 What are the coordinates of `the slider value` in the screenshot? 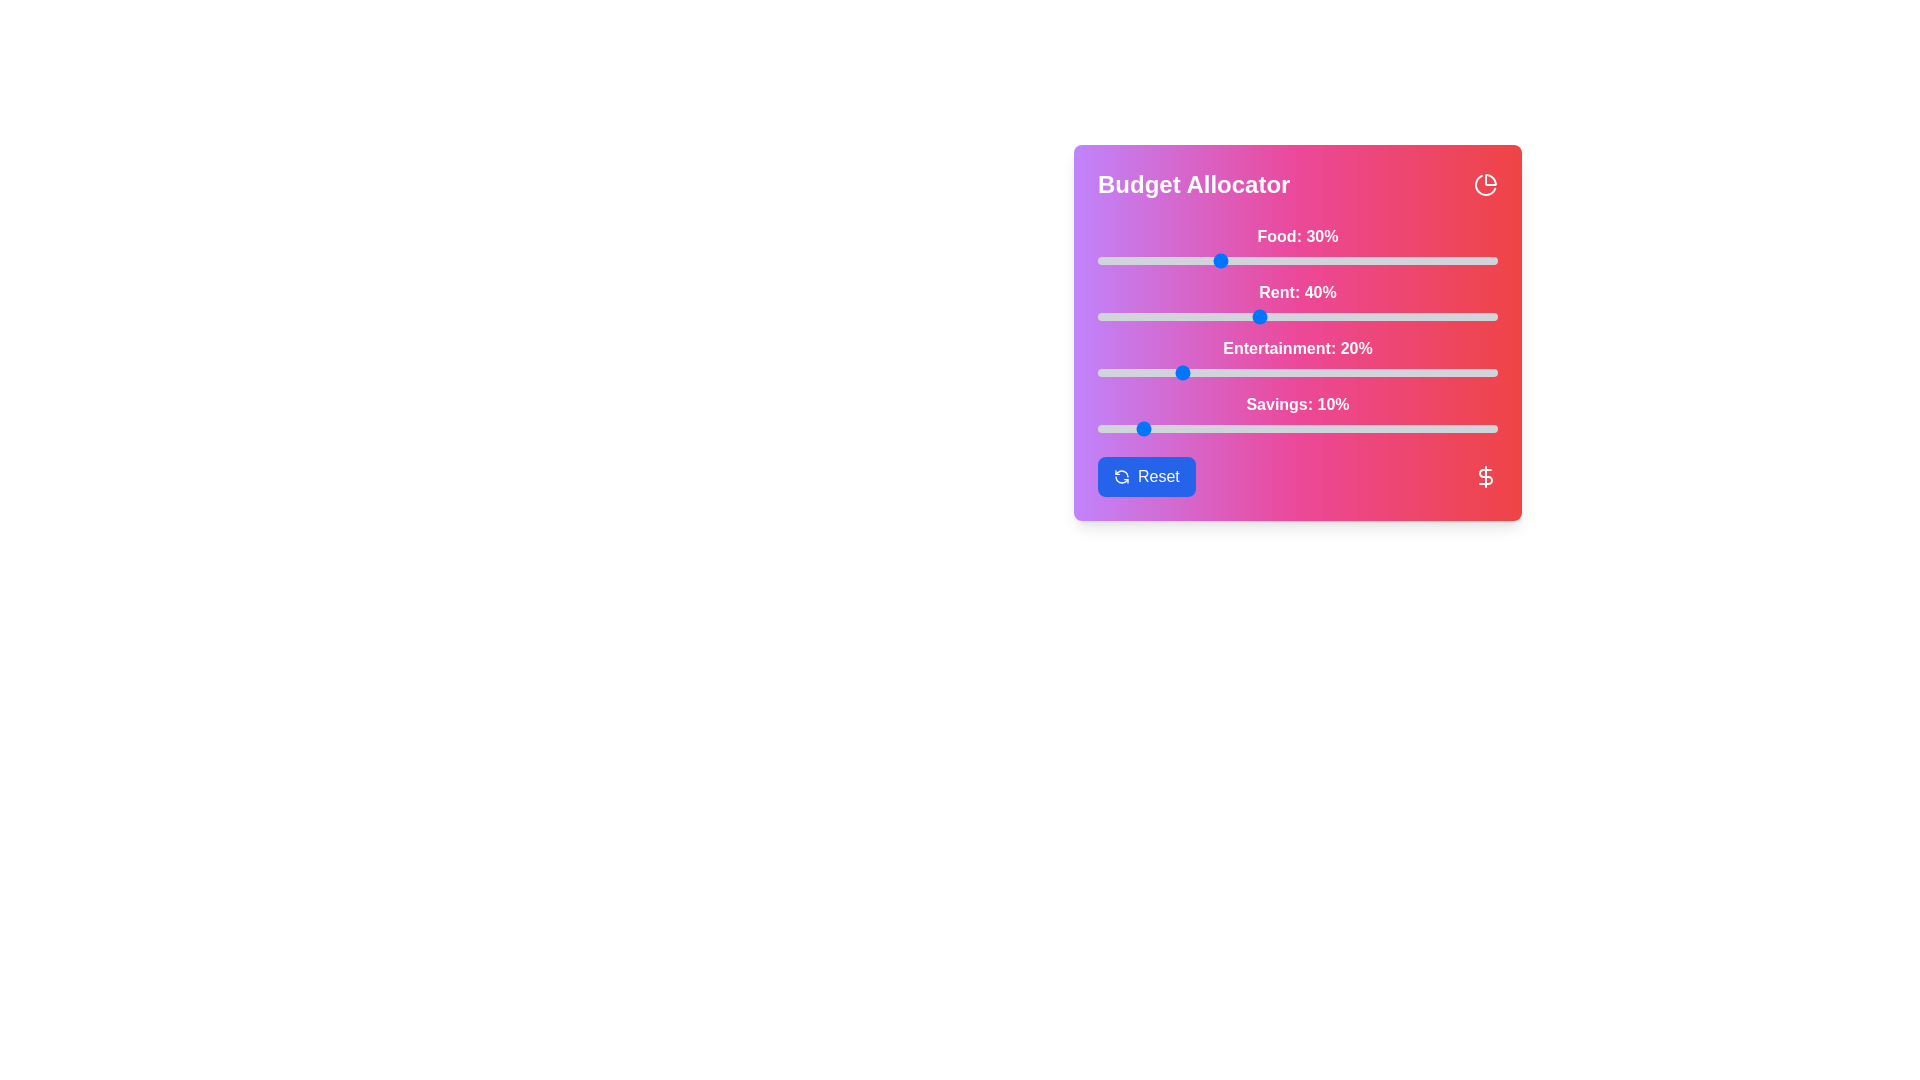 It's located at (1281, 373).